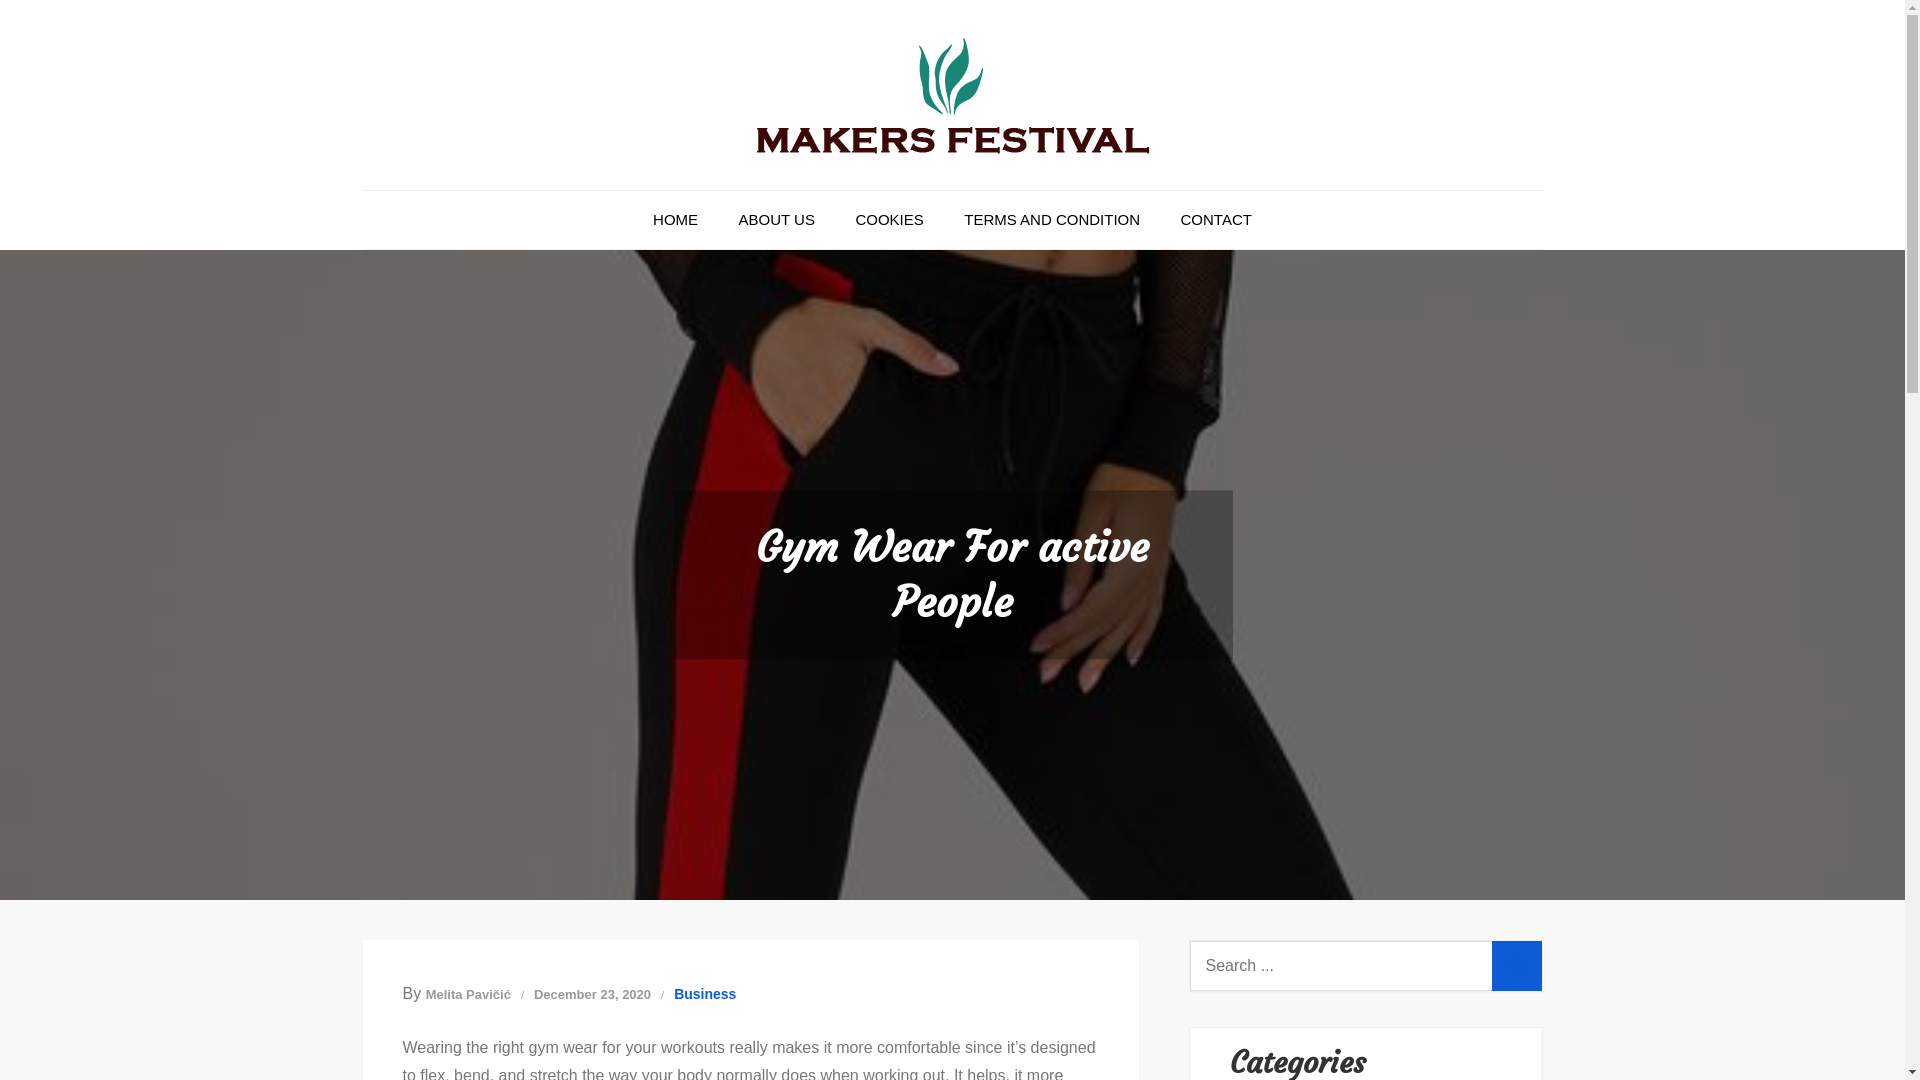  Describe the element at coordinates (887, 219) in the screenshot. I see `'COOKIES'` at that location.